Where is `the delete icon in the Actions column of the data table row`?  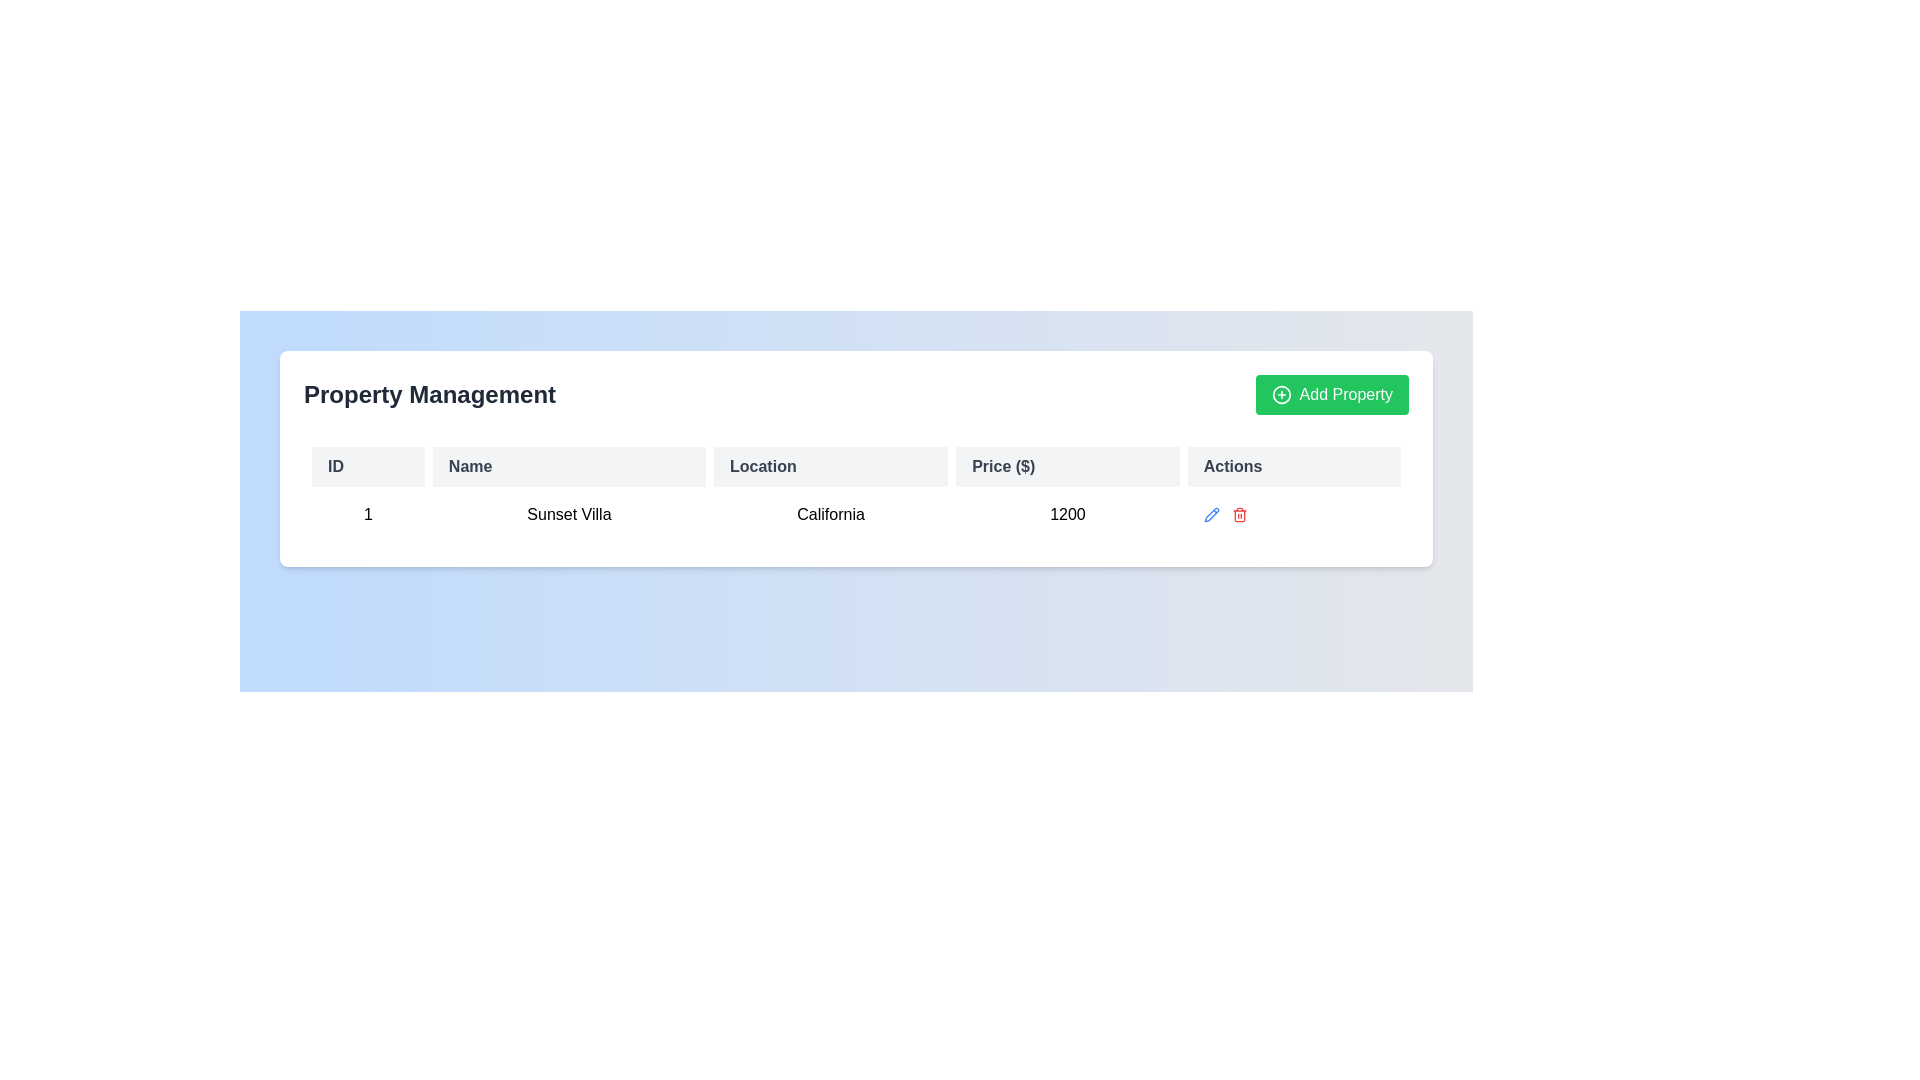
the delete icon in the Actions column of the data table row is located at coordinates (1238, 514).